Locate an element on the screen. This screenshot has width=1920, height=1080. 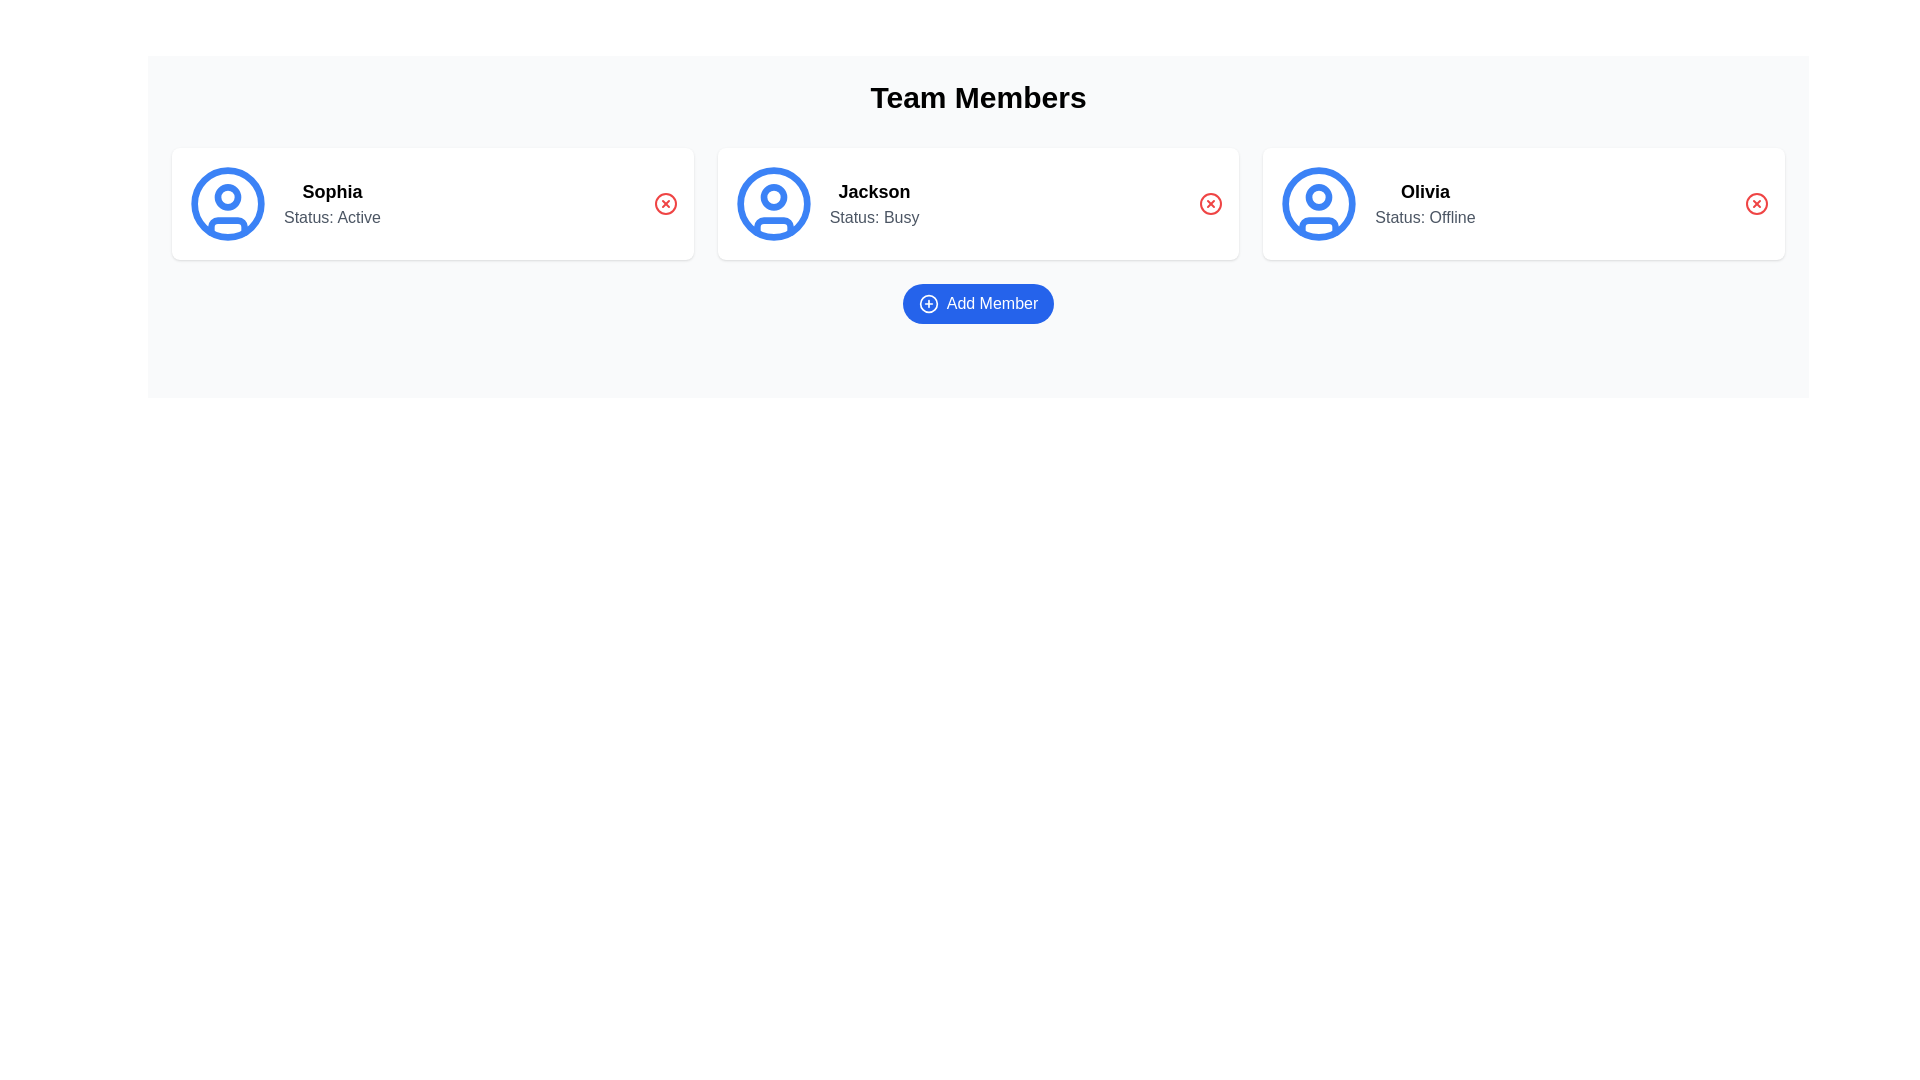
the static text that states 'Status: Busy', which is located below the name 'Jackson' in the central card of the 'Team Members' section is located at coordinates (874, 218).